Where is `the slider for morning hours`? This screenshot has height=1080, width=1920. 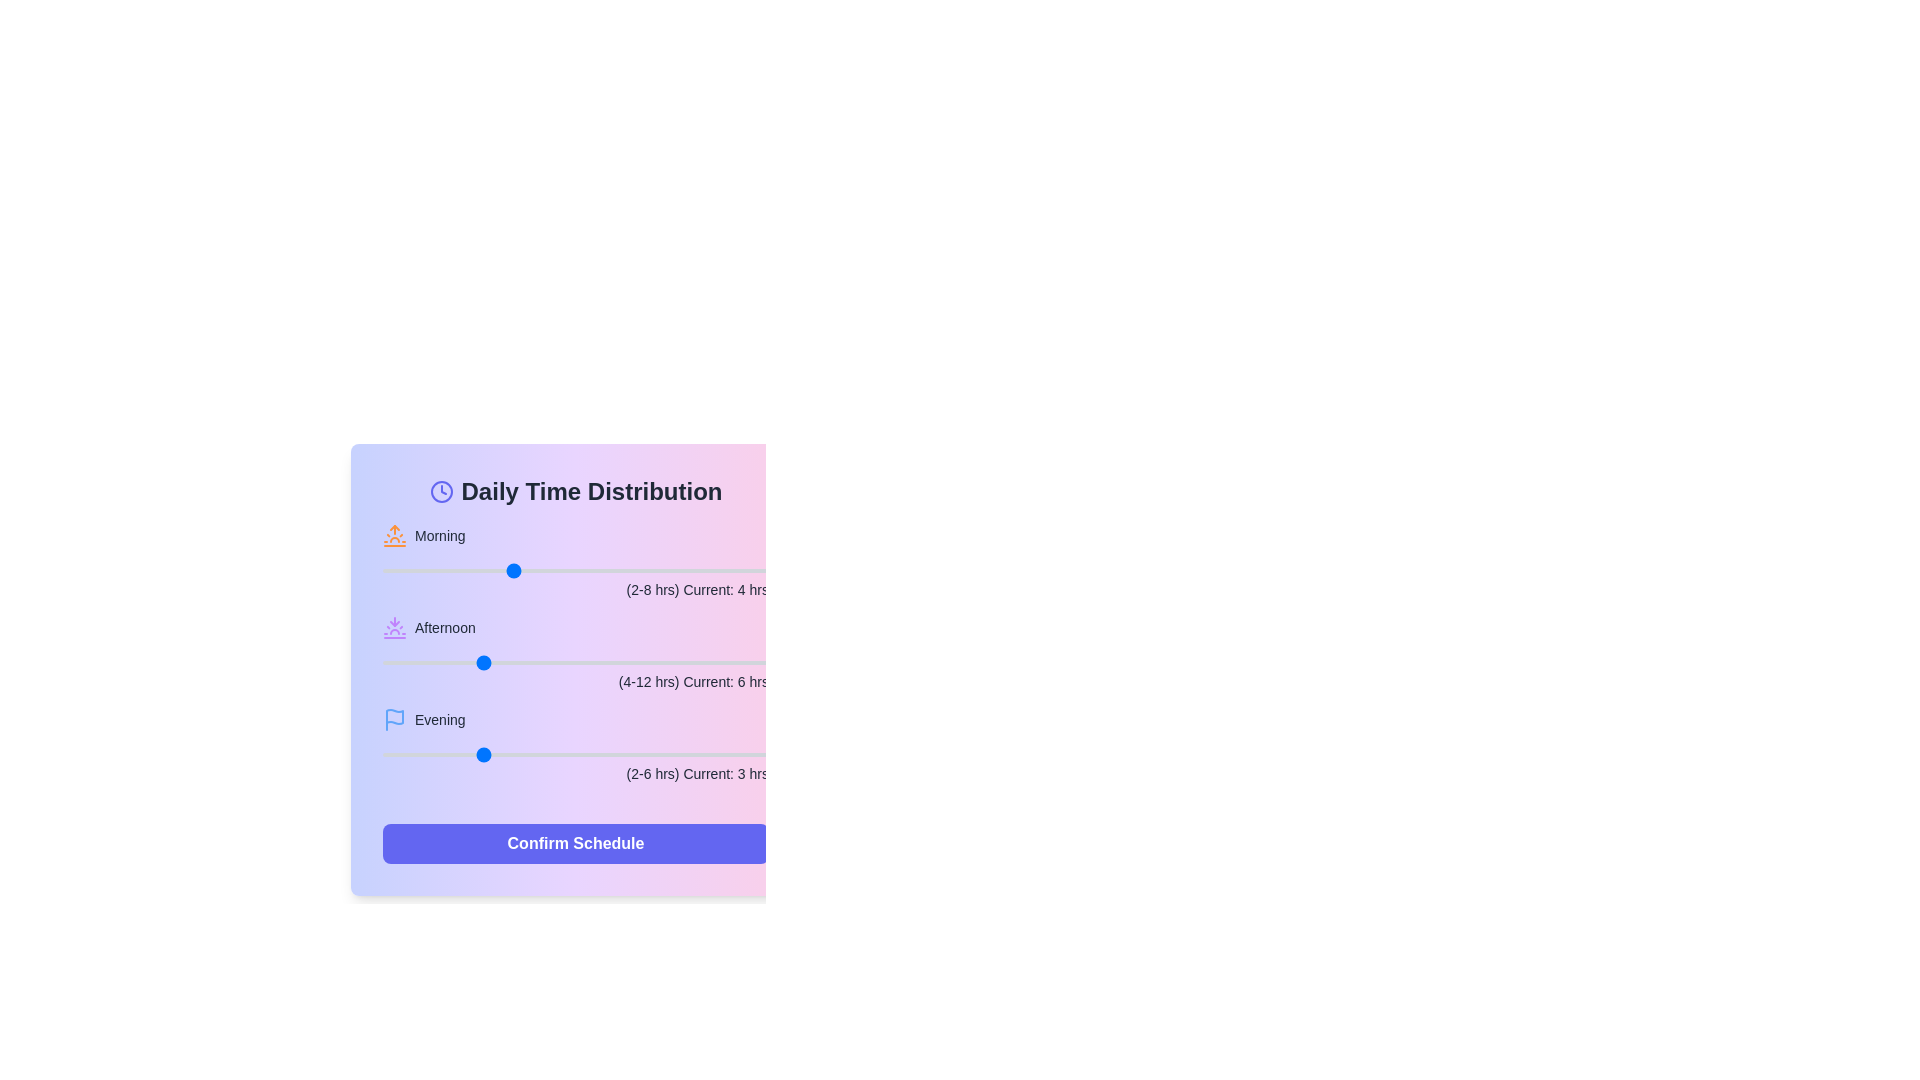 the slider for morning hours is located at coordinates (511, 570).